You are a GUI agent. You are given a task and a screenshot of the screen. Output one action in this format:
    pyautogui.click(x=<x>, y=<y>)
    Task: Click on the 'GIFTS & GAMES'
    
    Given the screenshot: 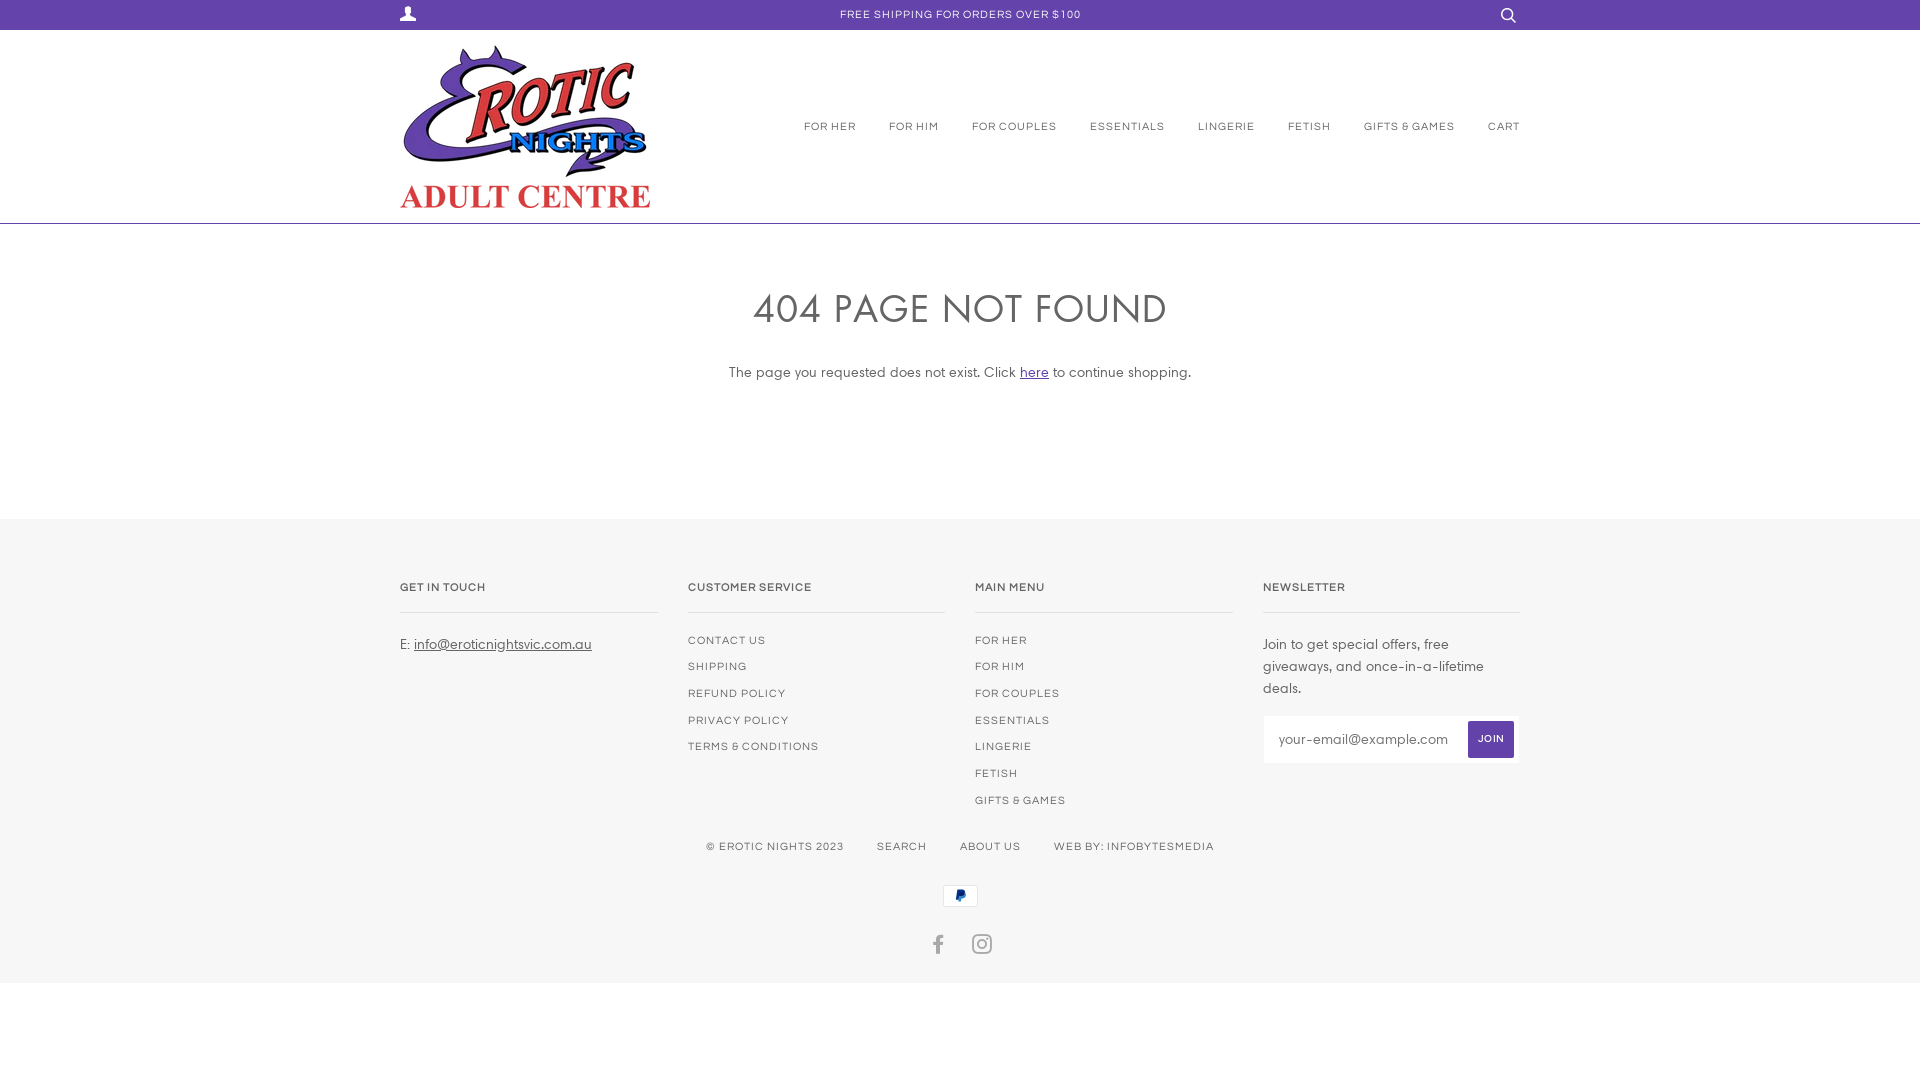 What is the action you would take?
    pyautogui.click(x=1020, y=799)
    